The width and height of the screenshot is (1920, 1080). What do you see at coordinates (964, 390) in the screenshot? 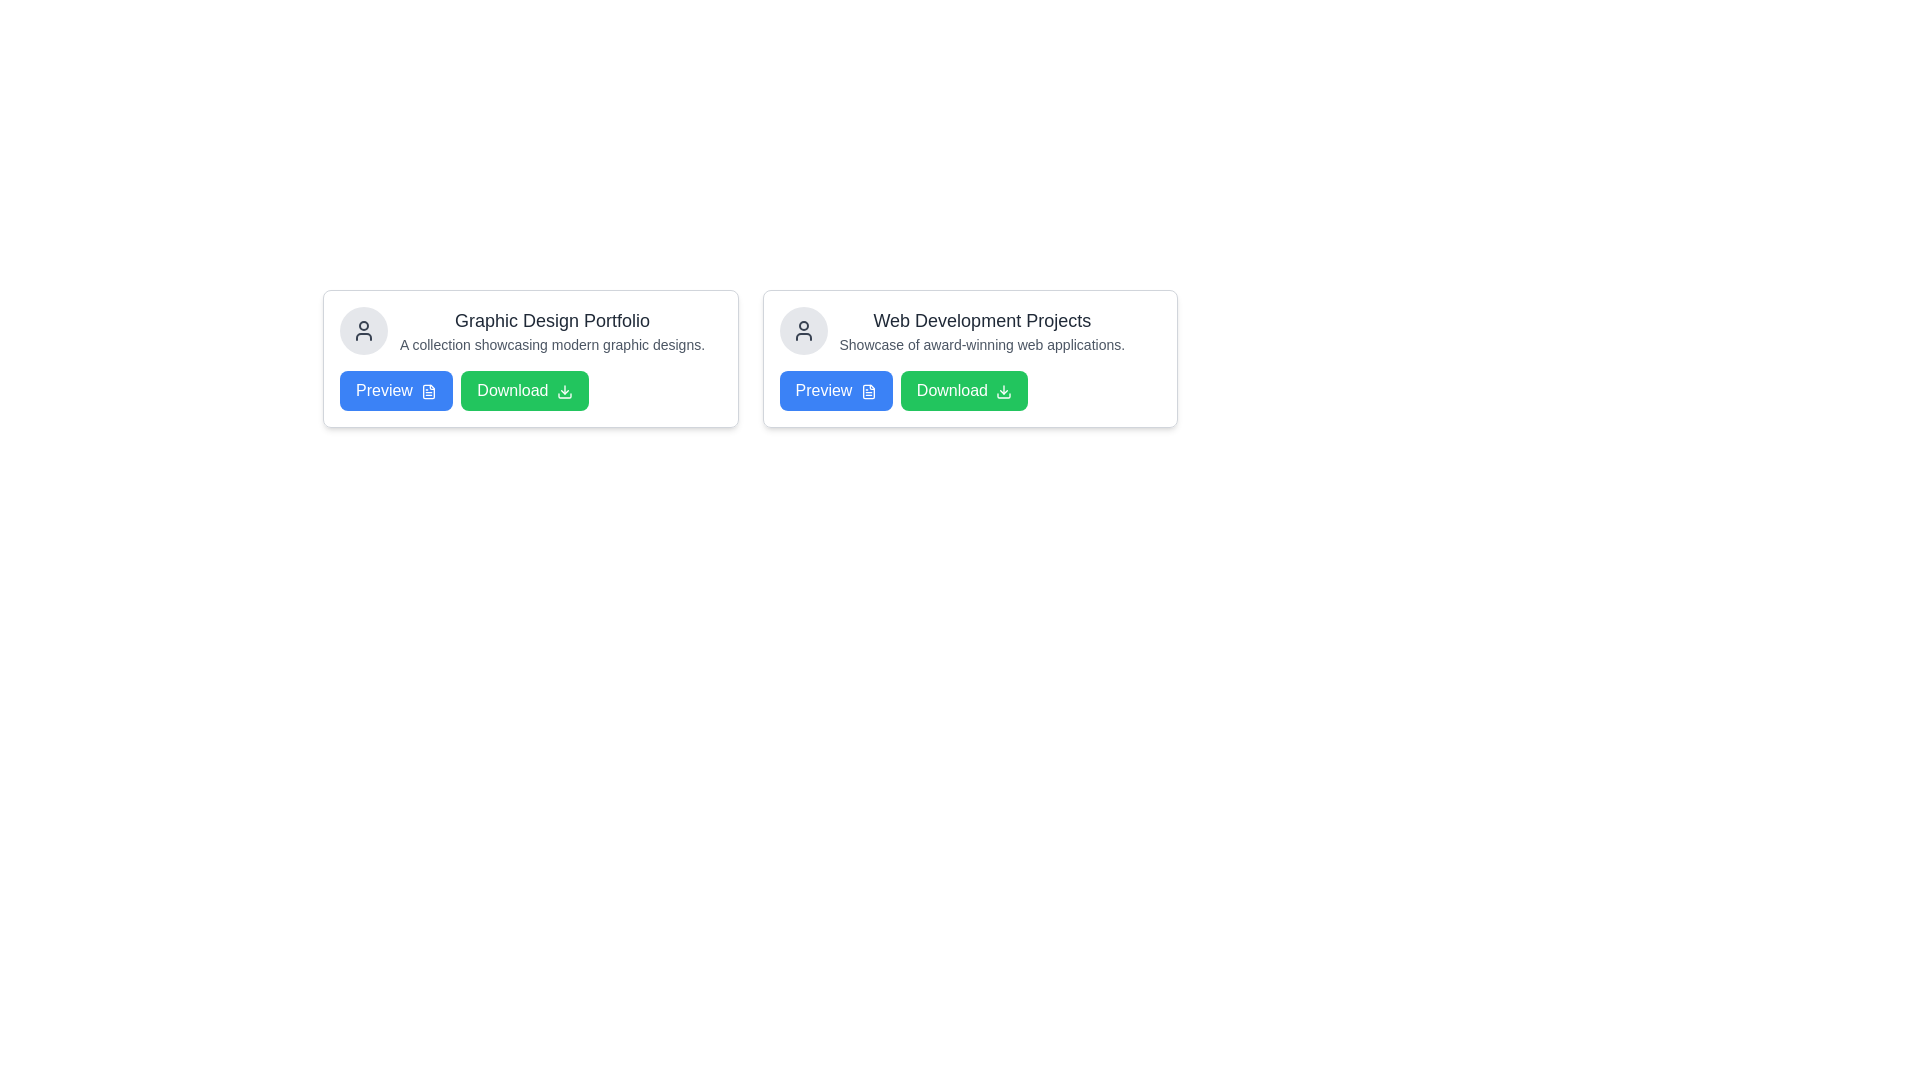
I see `the green 'Download' button with white text and a download icon to its right, located in the second card group, to initiate the download` at bounding box center [964, 390].